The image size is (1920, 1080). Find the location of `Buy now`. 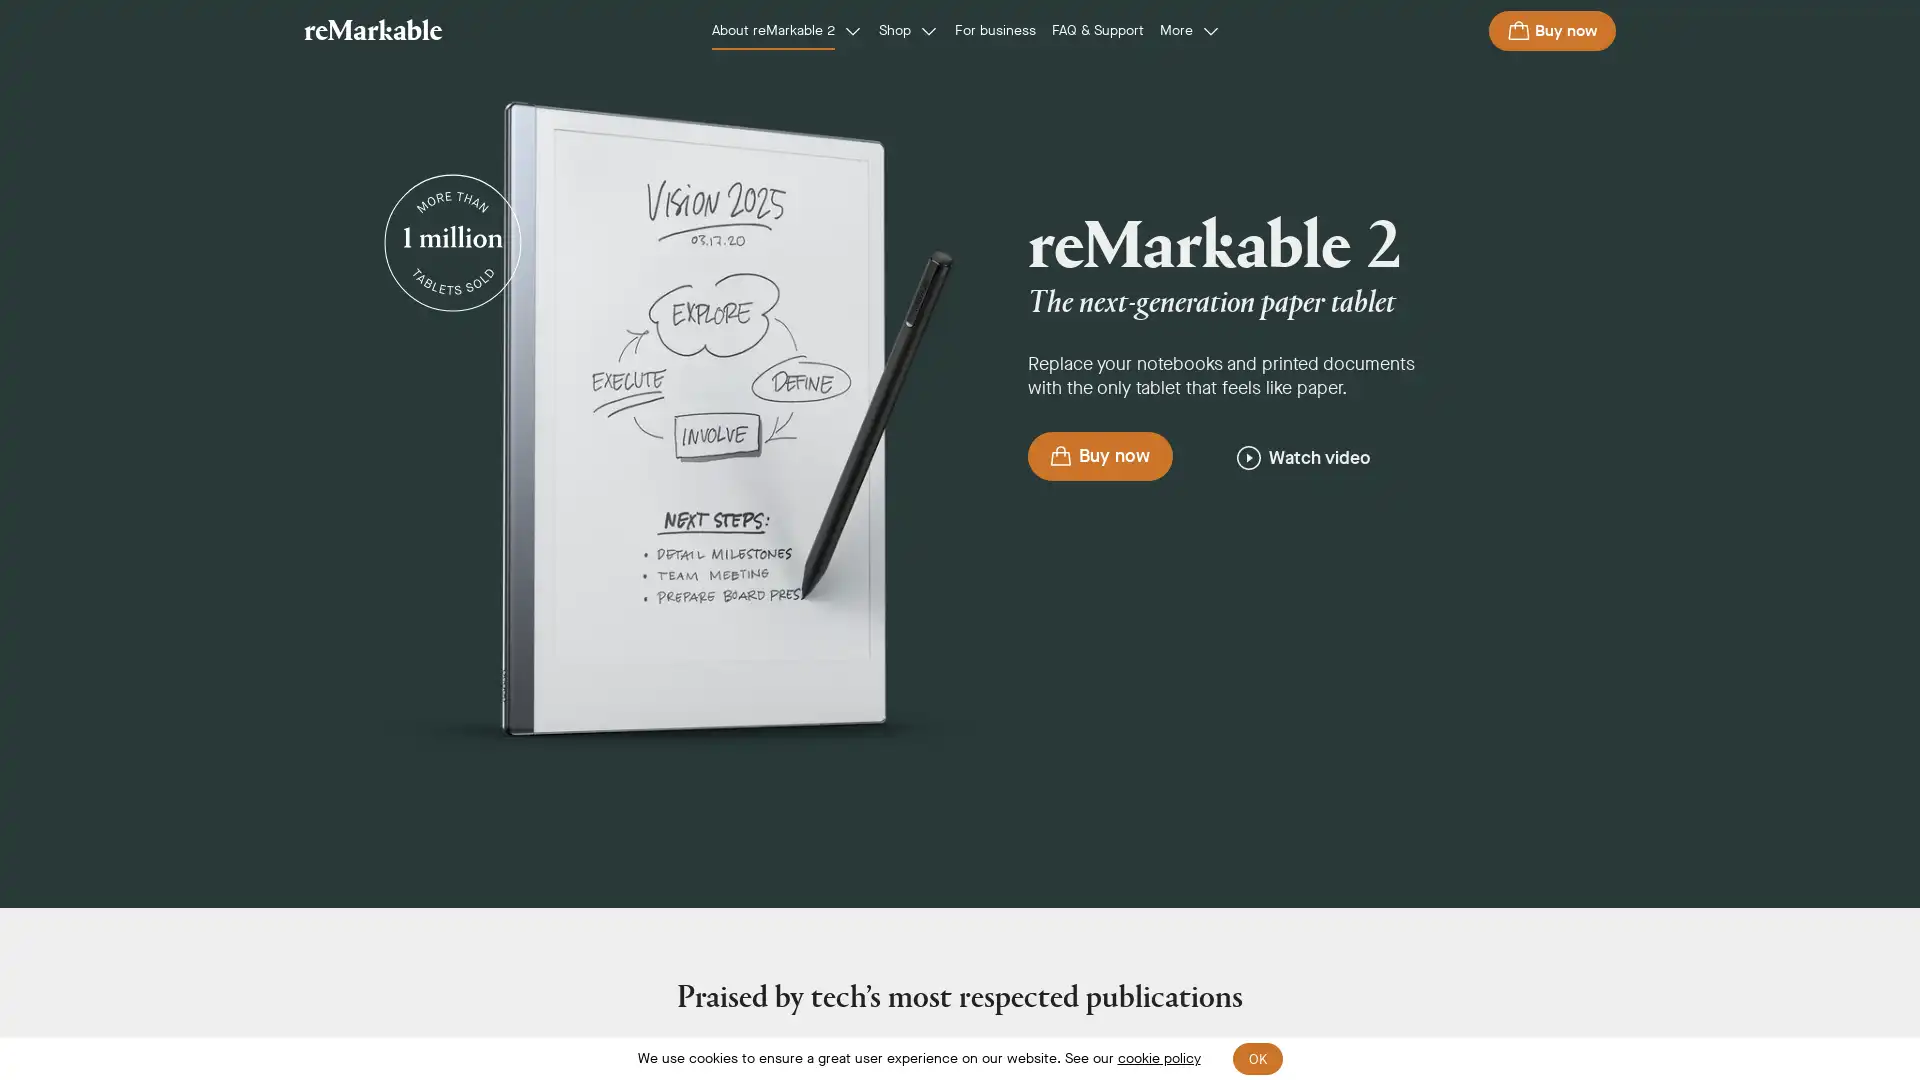

Buy now is located at coordinates (1551, 30).